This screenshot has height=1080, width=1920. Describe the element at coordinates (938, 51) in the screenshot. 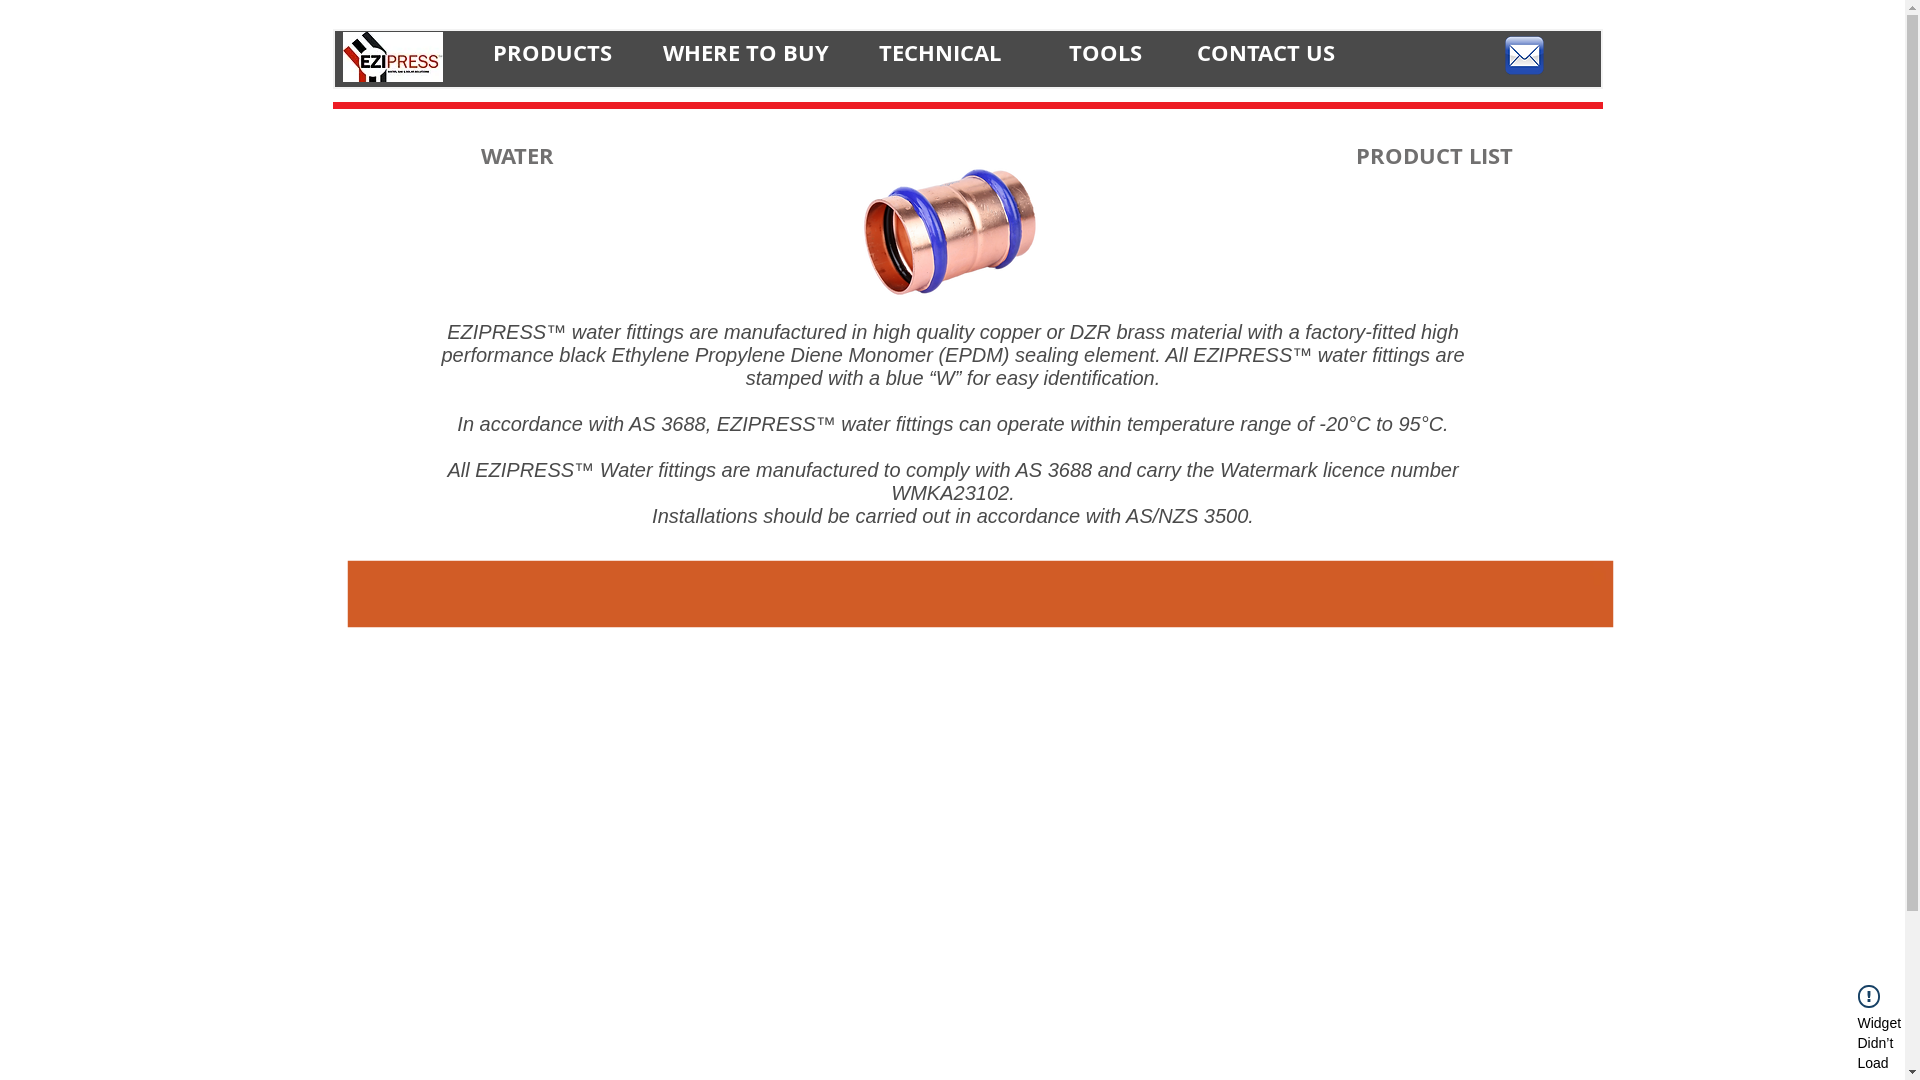

I see `'TECHNICAL'` at that location.